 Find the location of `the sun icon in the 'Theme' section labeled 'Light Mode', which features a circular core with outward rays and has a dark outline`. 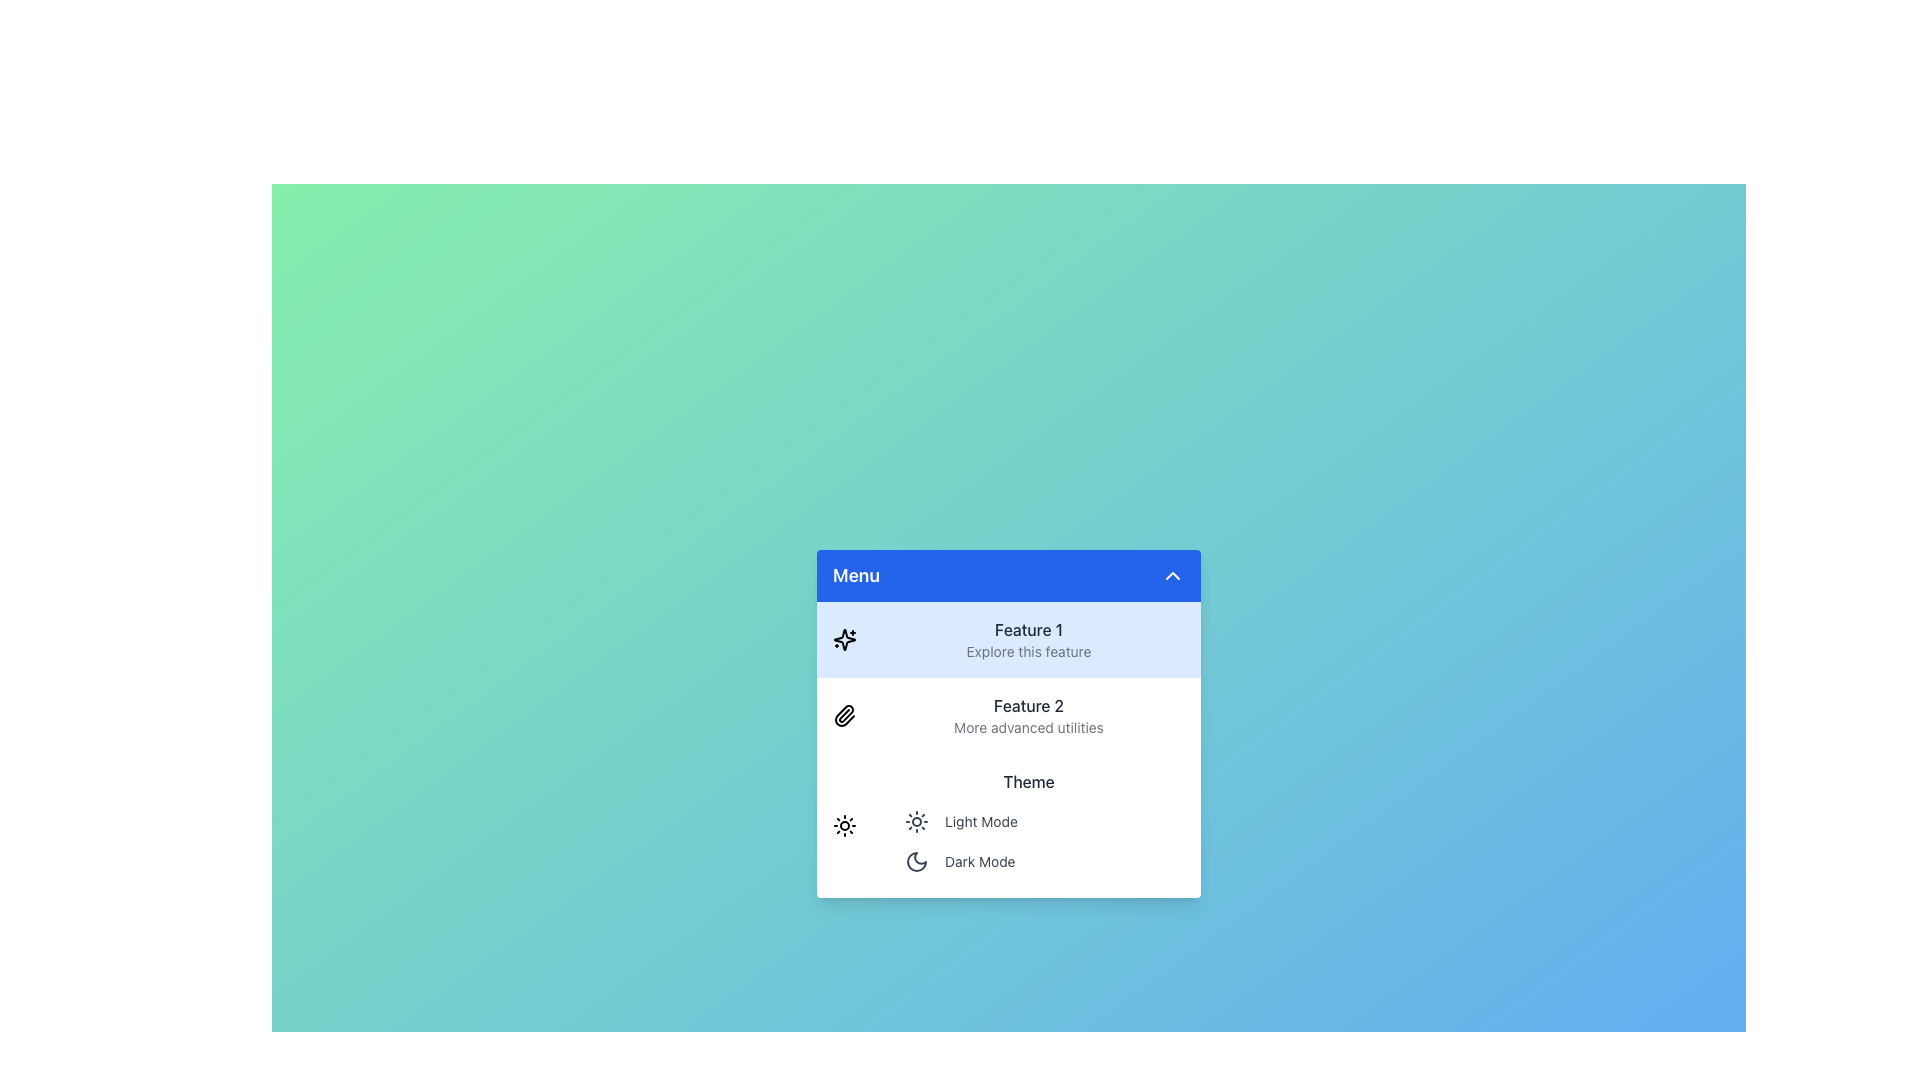

the sun icon in the 'Theme' section labeled 'Light Mode', which features a circular core with outward rays and has a dark outline is located at coordinates (915, 821).